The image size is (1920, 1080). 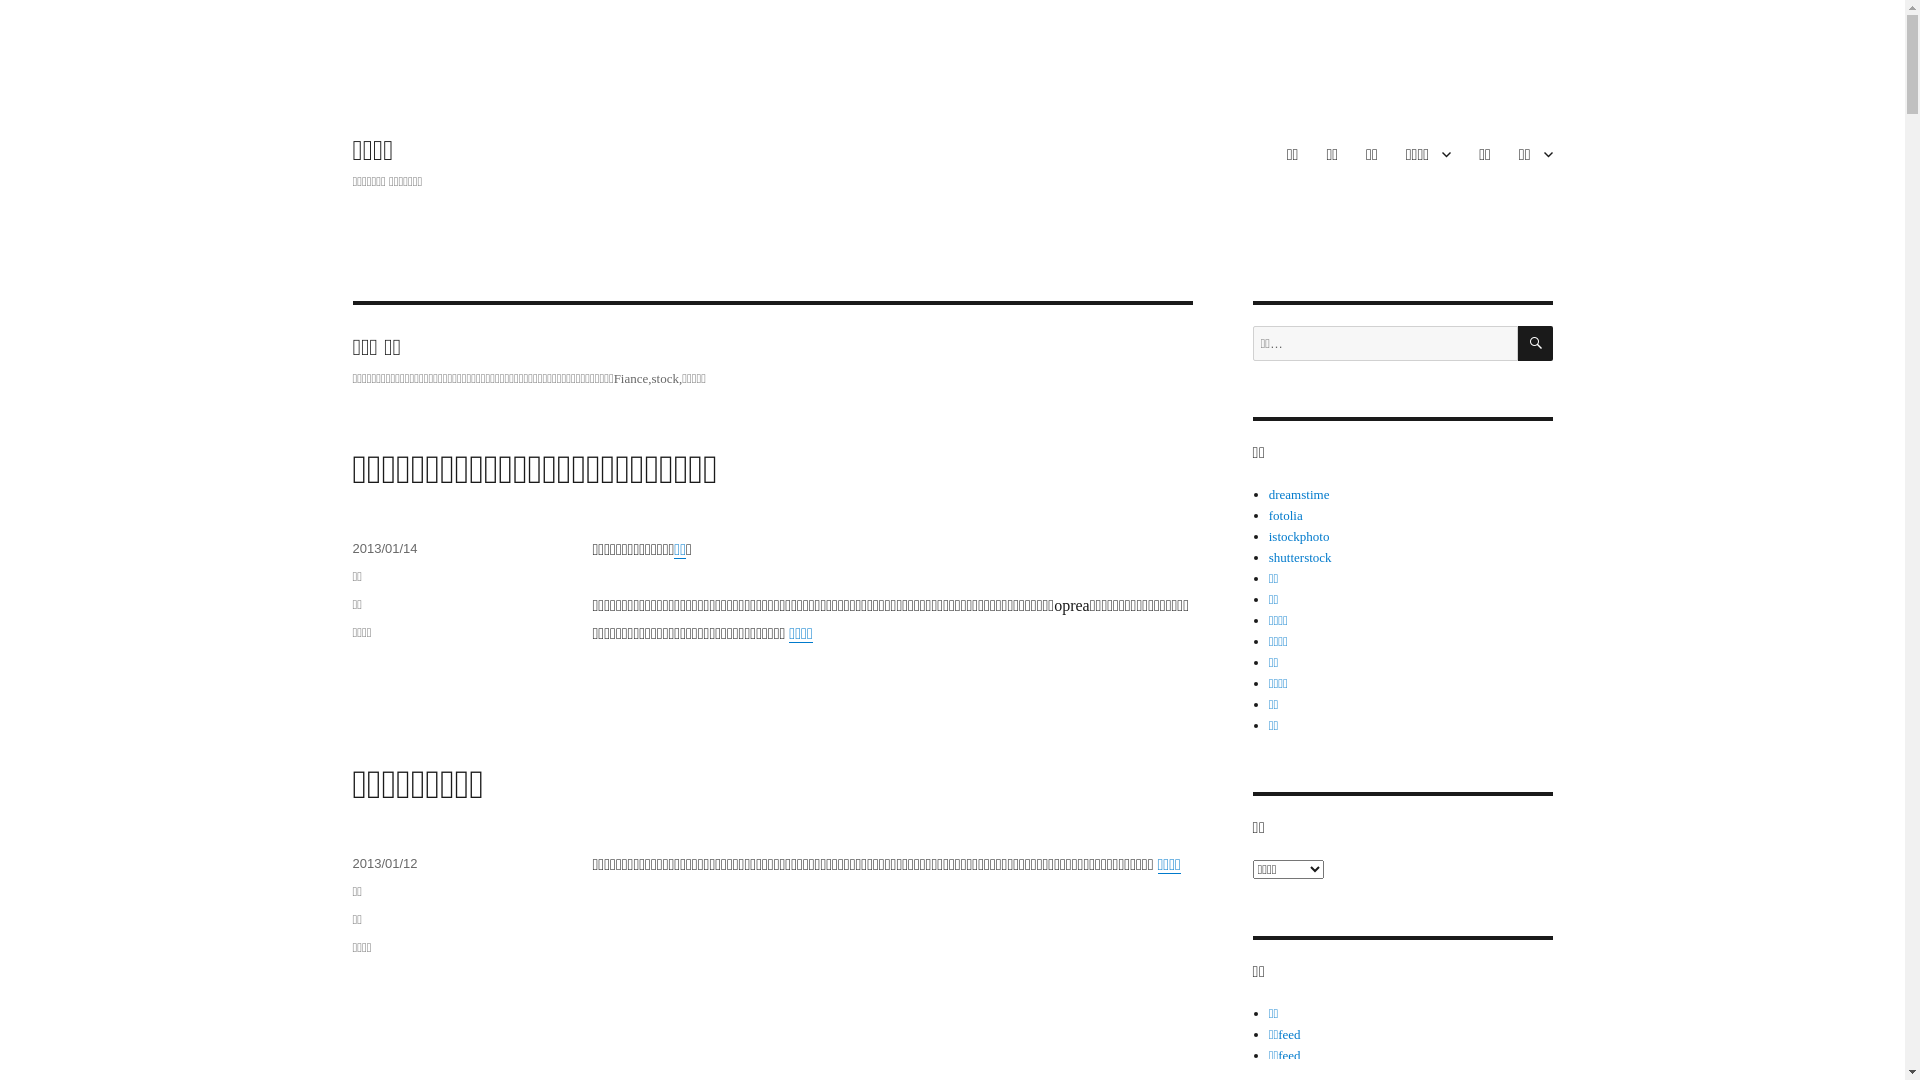 I want to click on 'fotolia', so click(x=1286, y=514).